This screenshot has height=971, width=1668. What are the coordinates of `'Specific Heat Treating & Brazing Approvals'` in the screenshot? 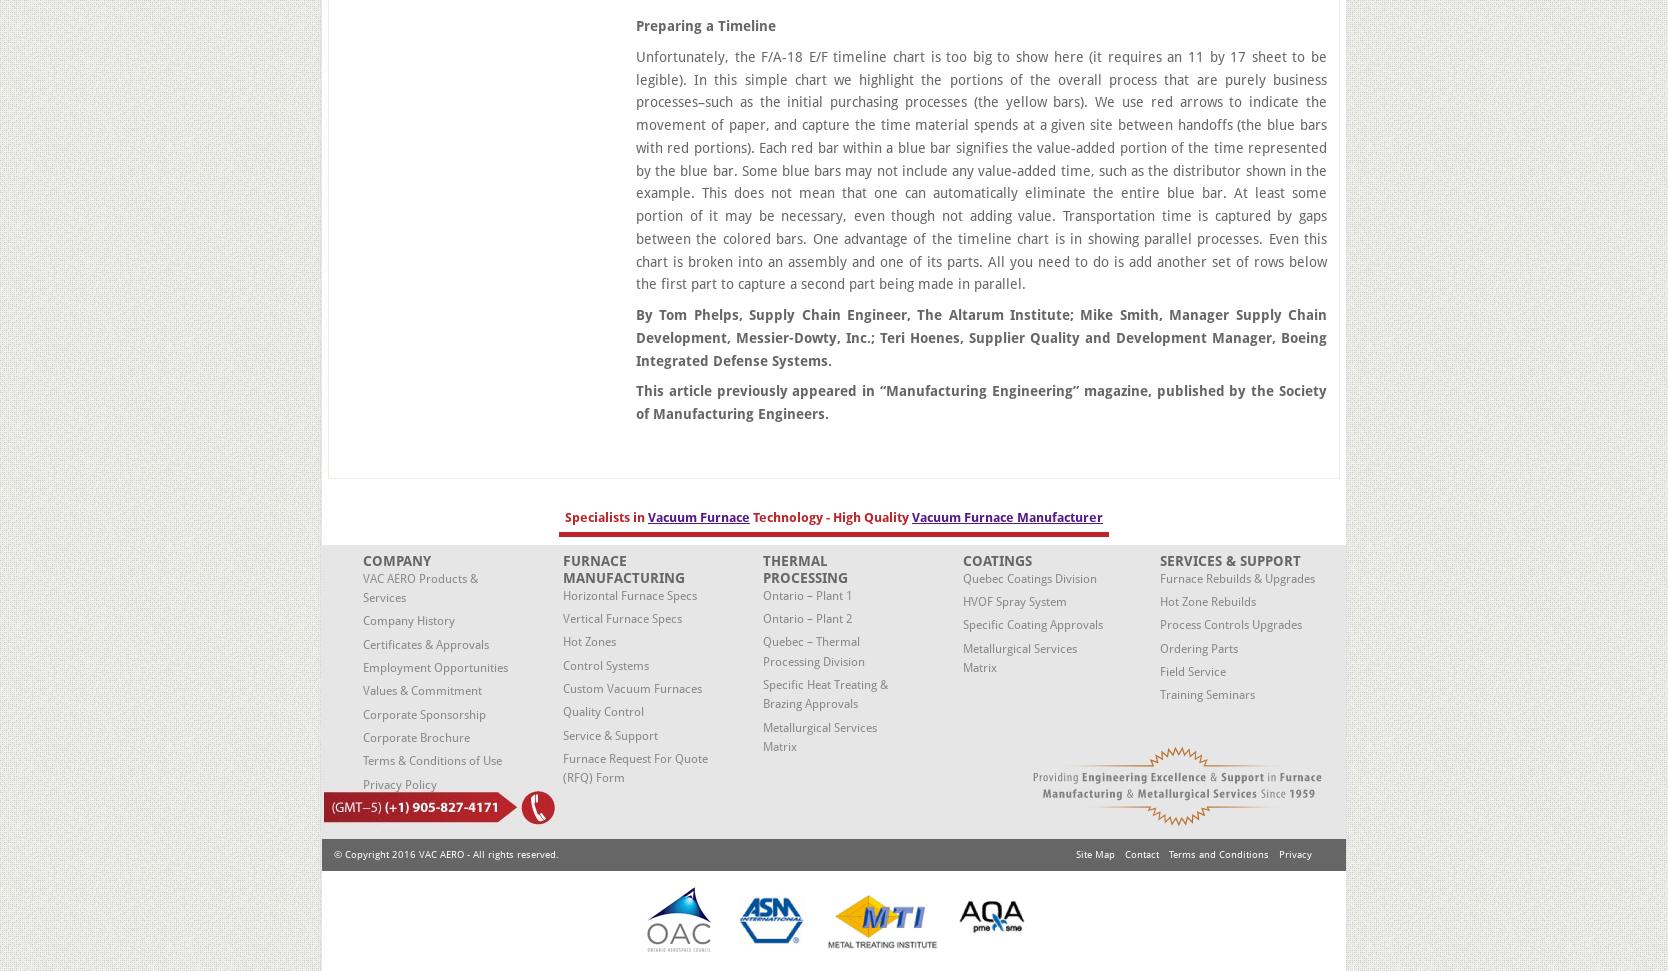 It's located at (824, 693).